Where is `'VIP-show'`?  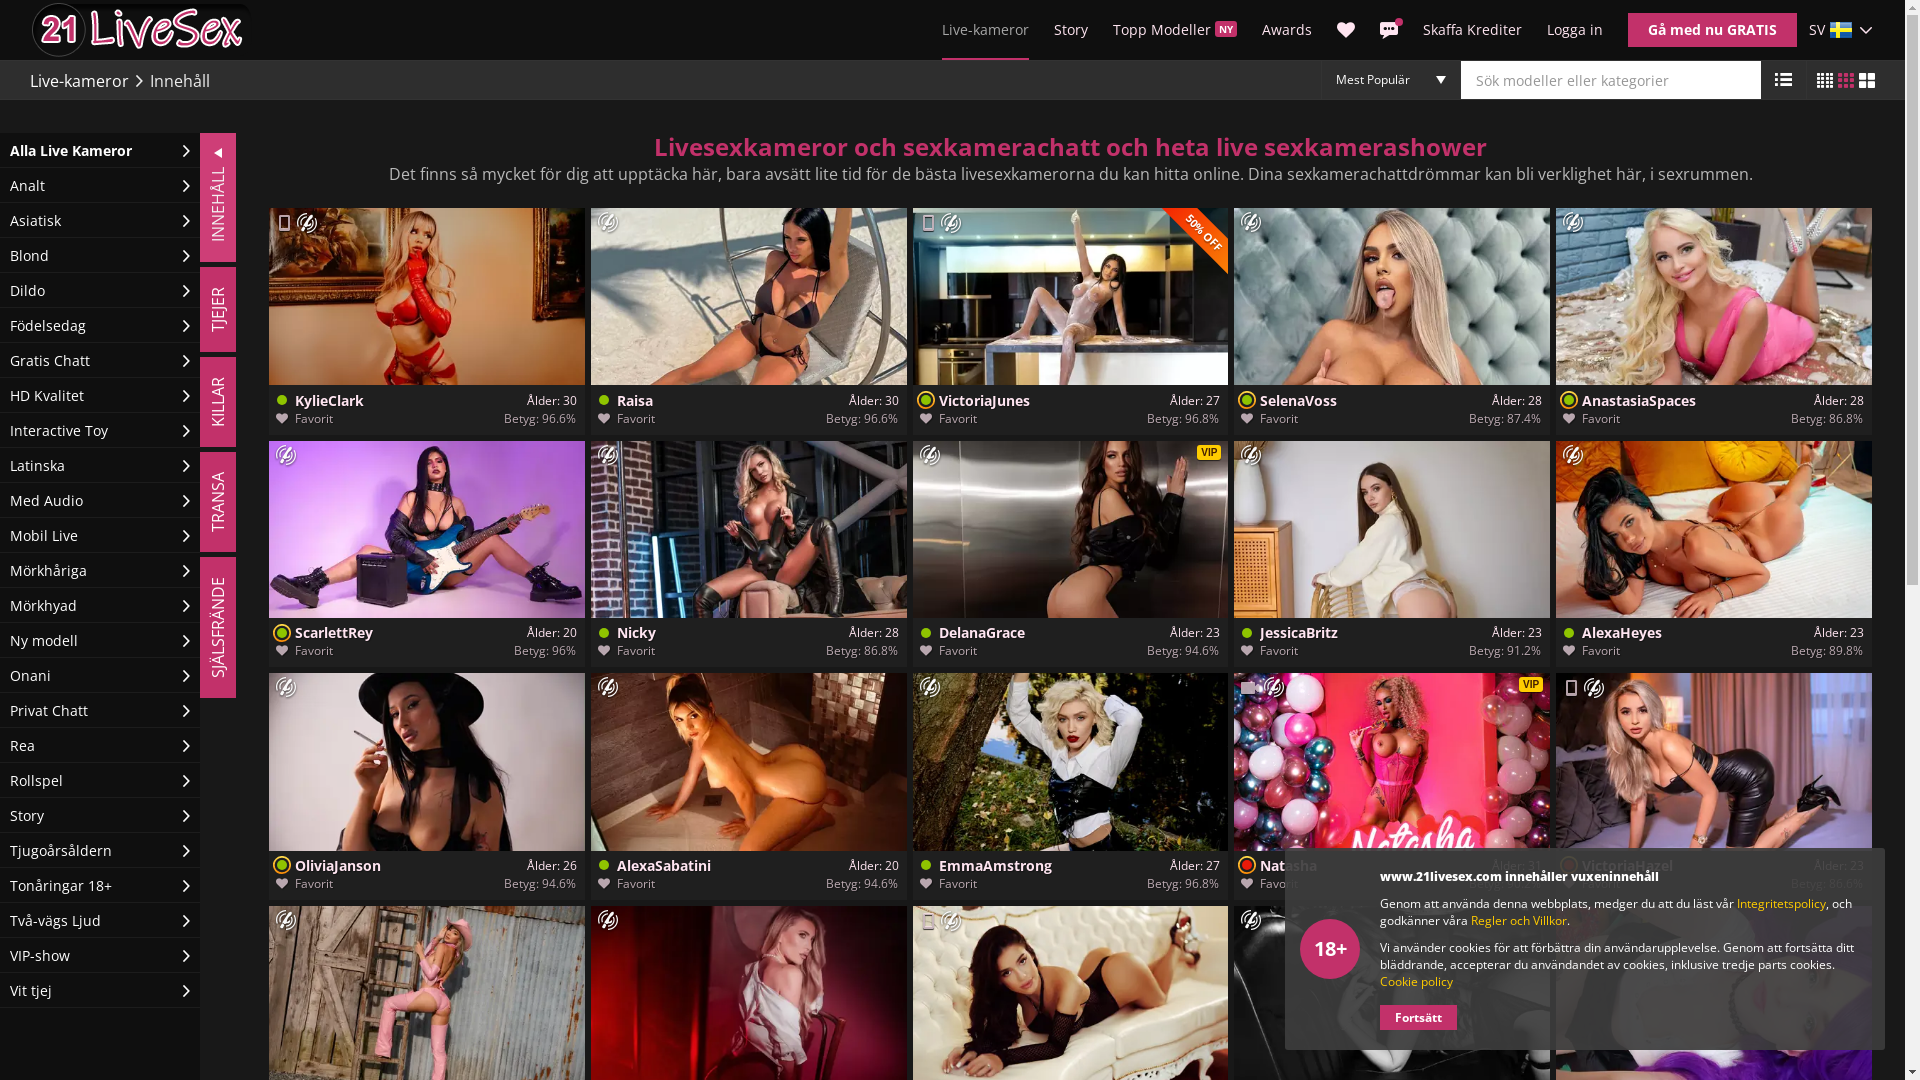 'VIP-show' is located at coordinates (0, 954).